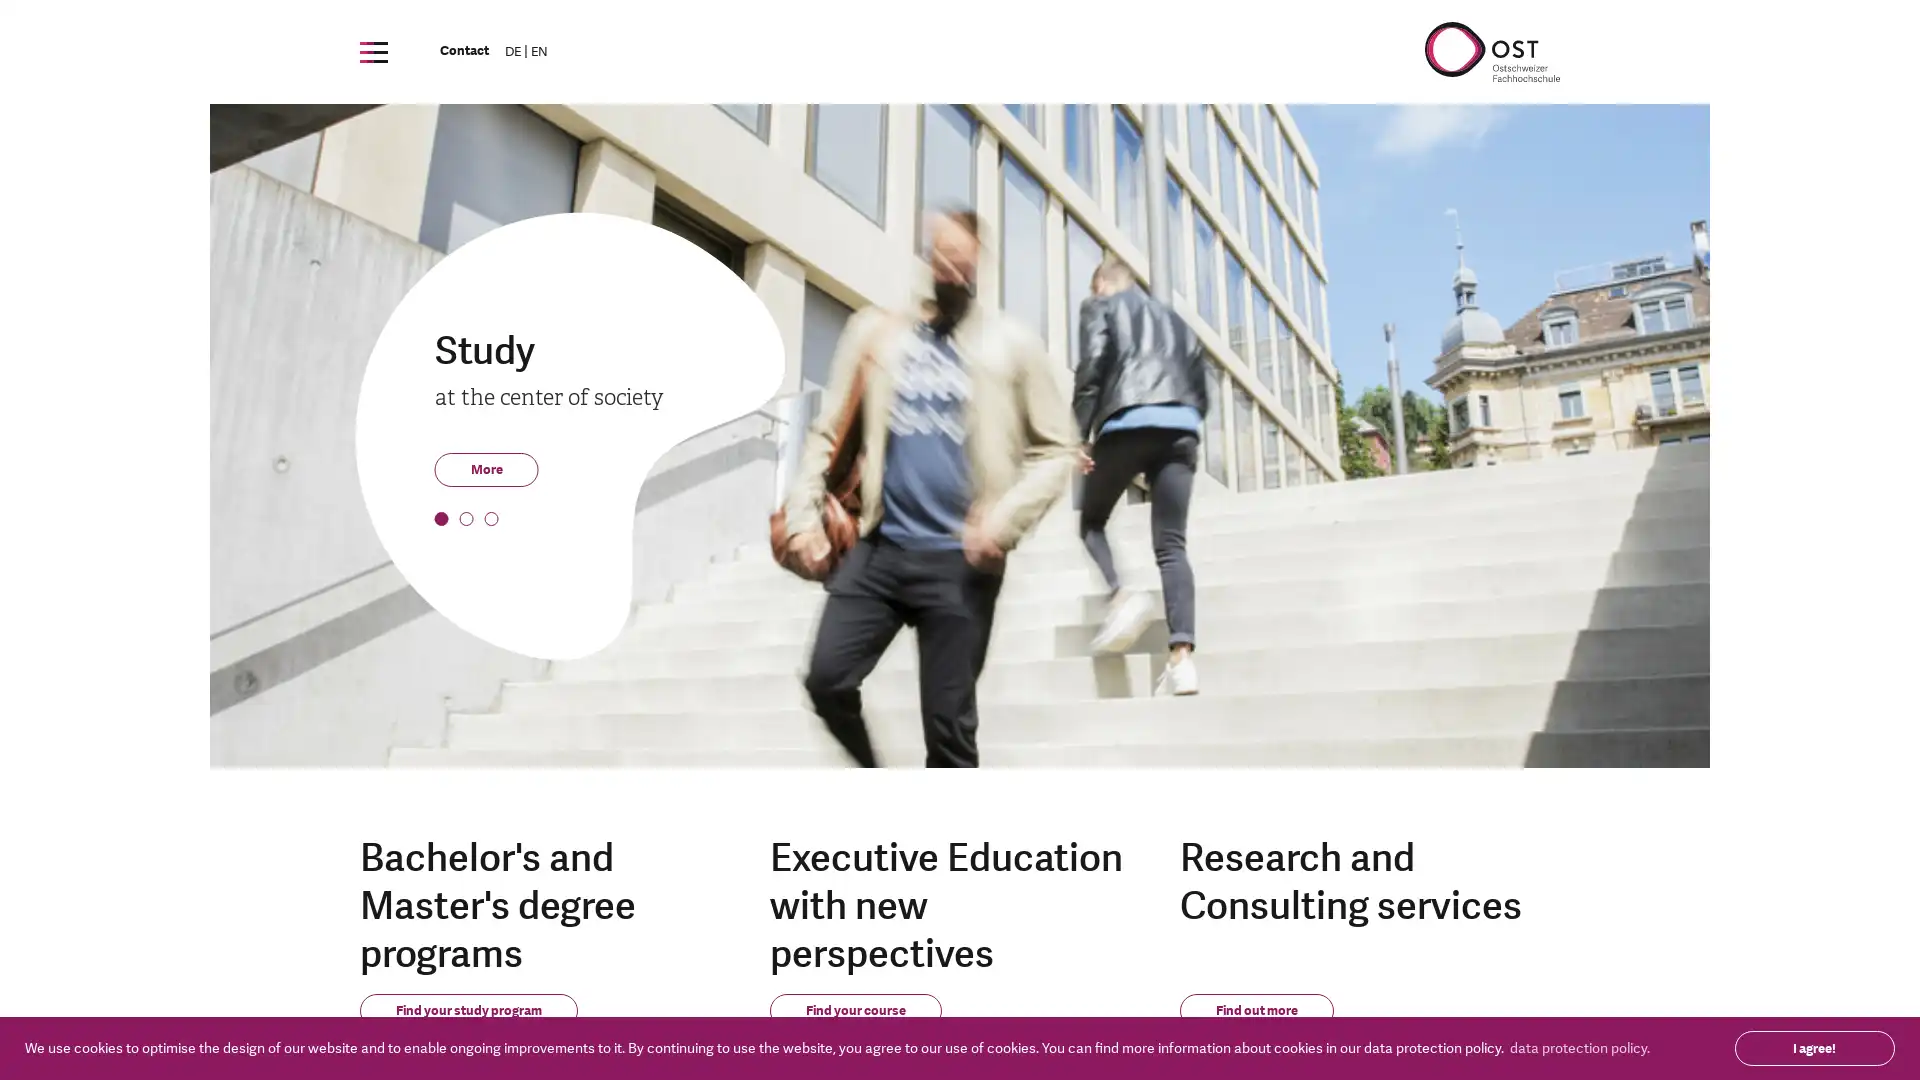  I want to click on 1, so click(445, 584).